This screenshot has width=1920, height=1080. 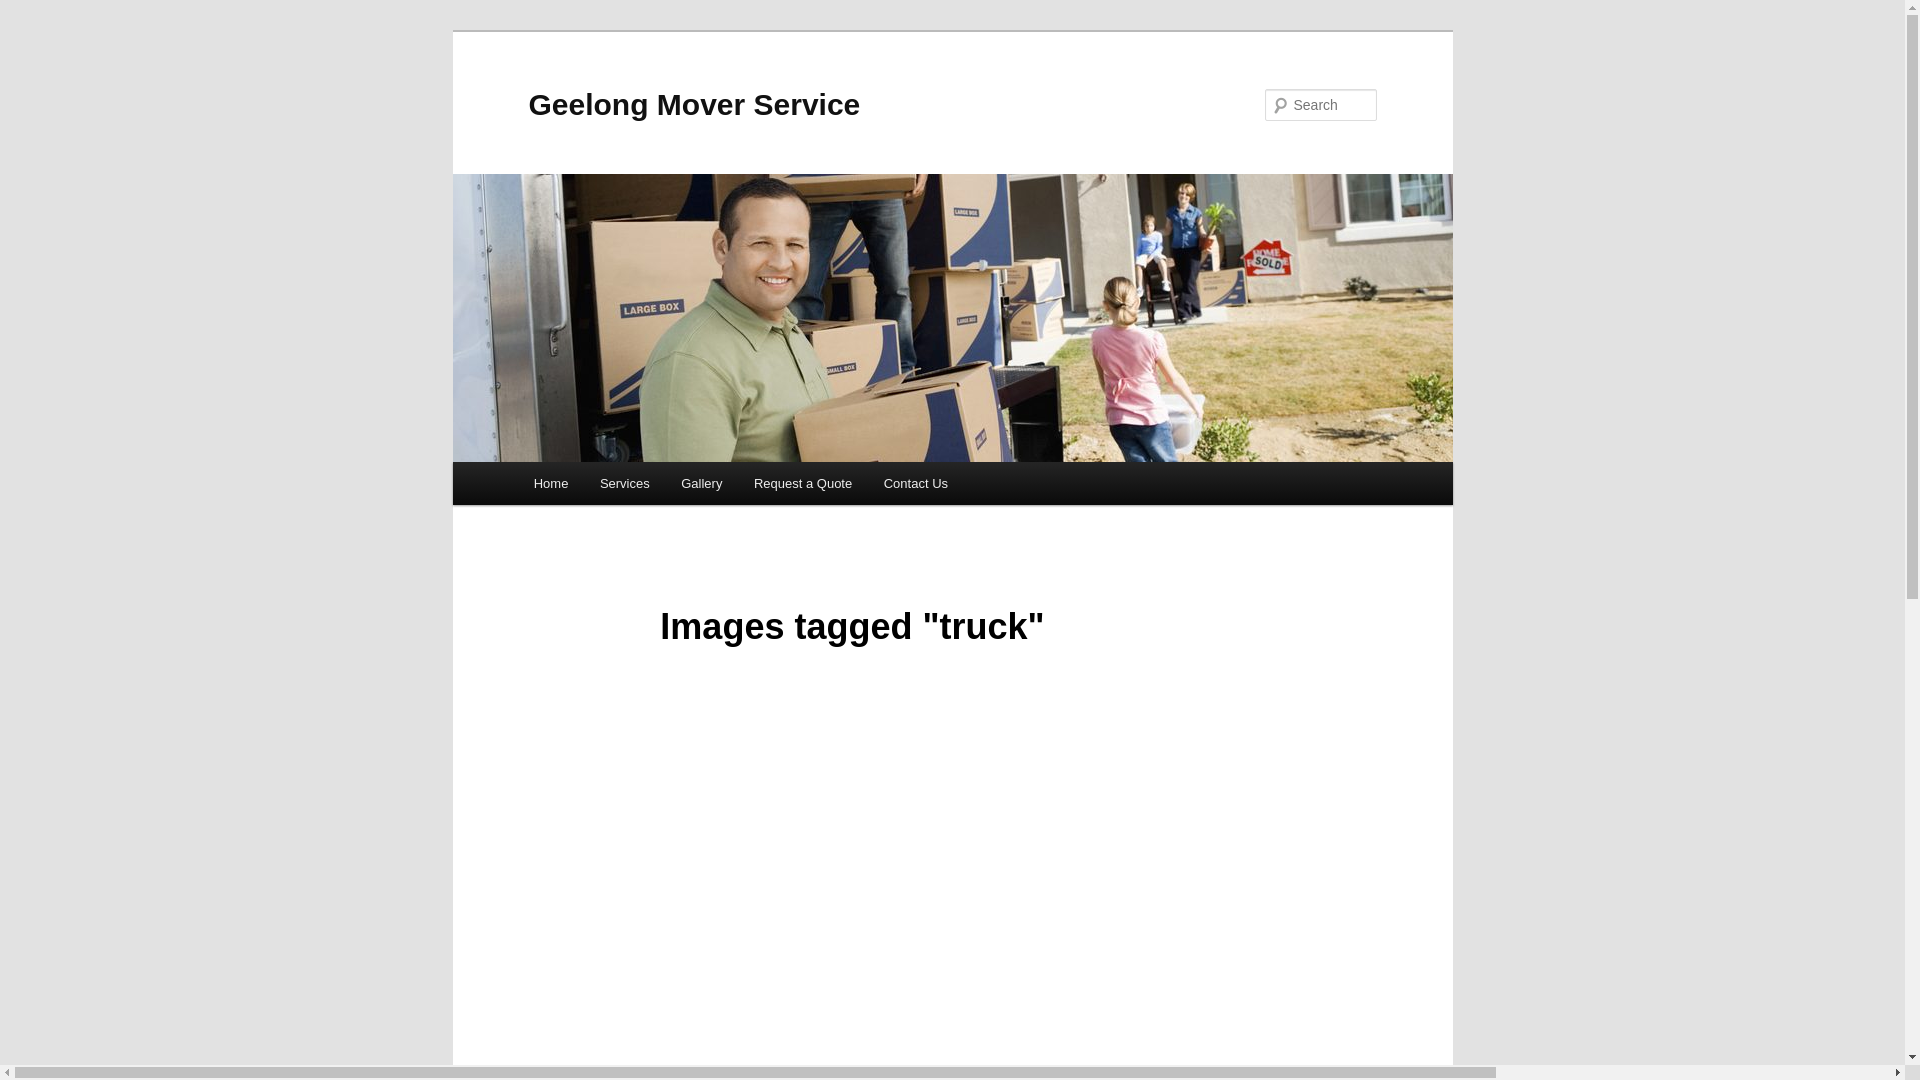 What do you see at coordinates (701, 483) in the screenshot?
I see `'Gallery'` at bounding box center [701, 483].